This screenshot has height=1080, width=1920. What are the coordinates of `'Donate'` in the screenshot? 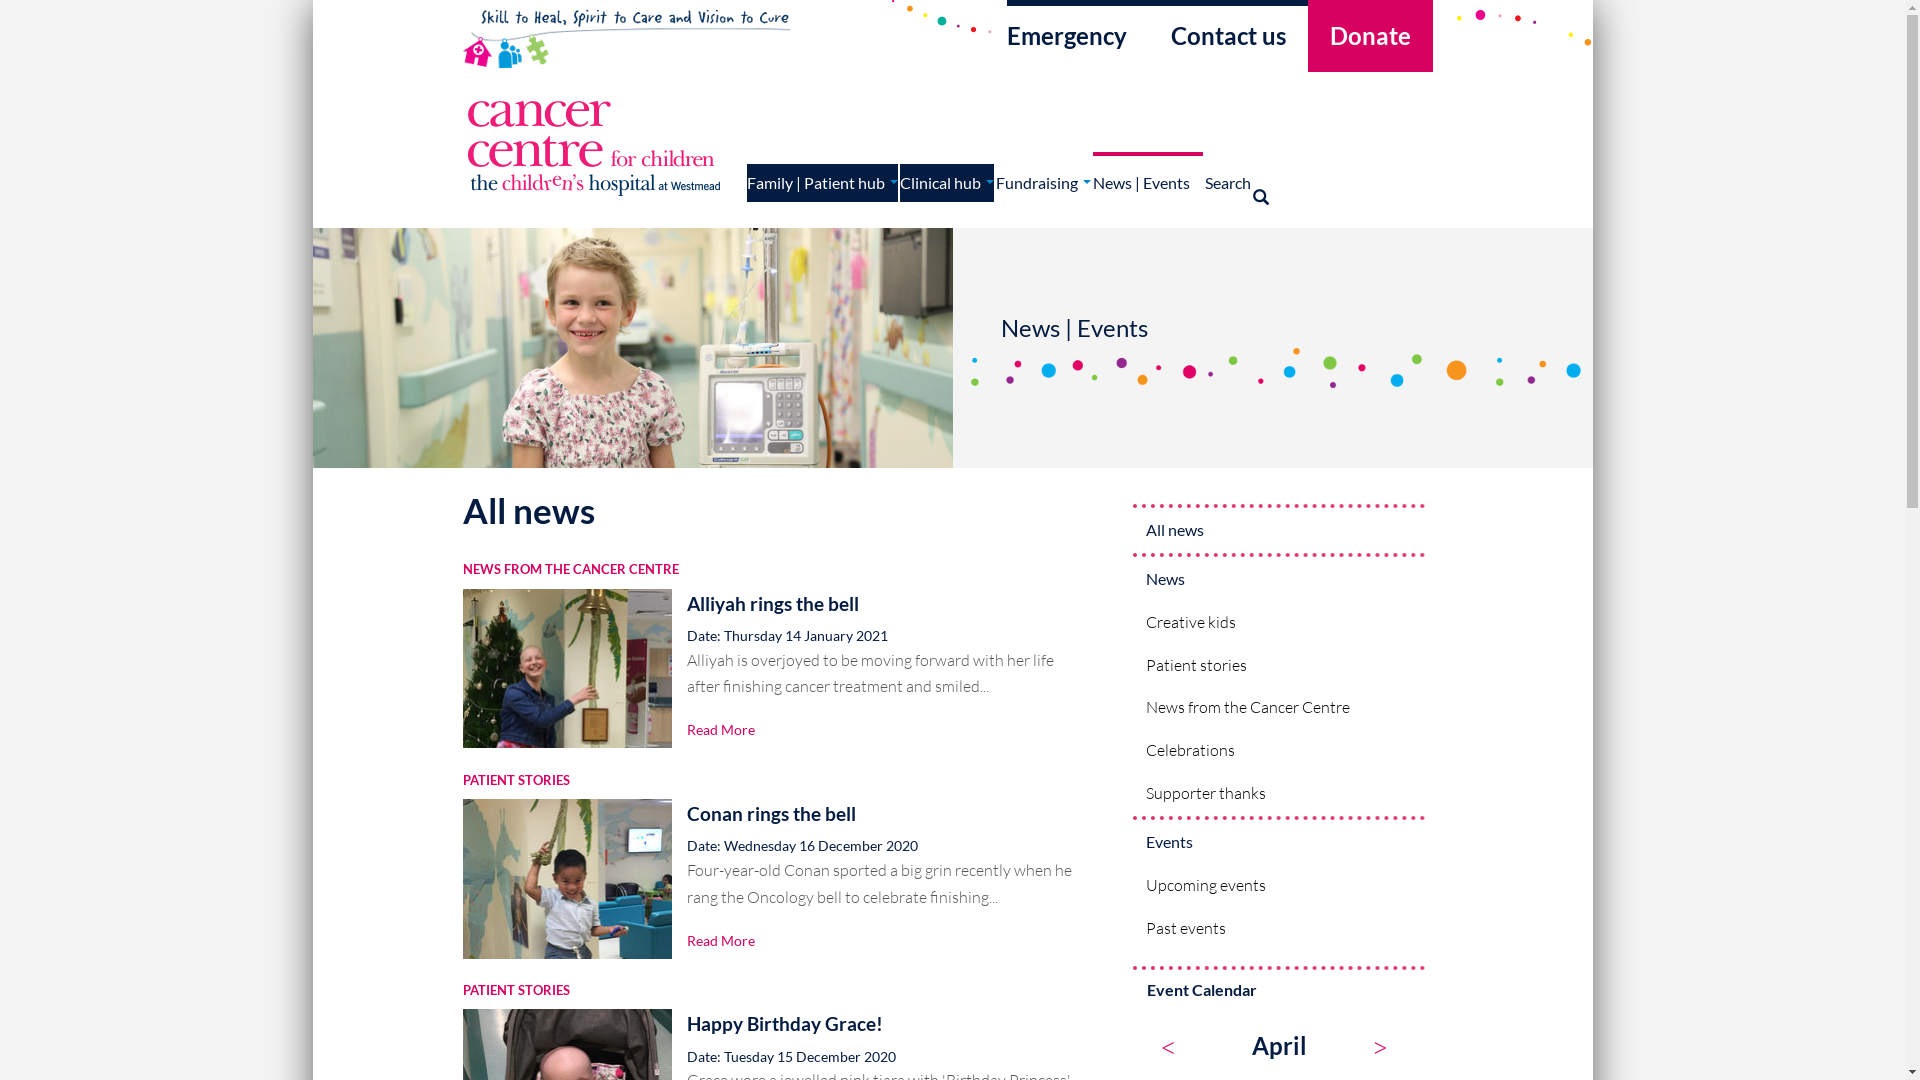 It's located at (1369, 35).